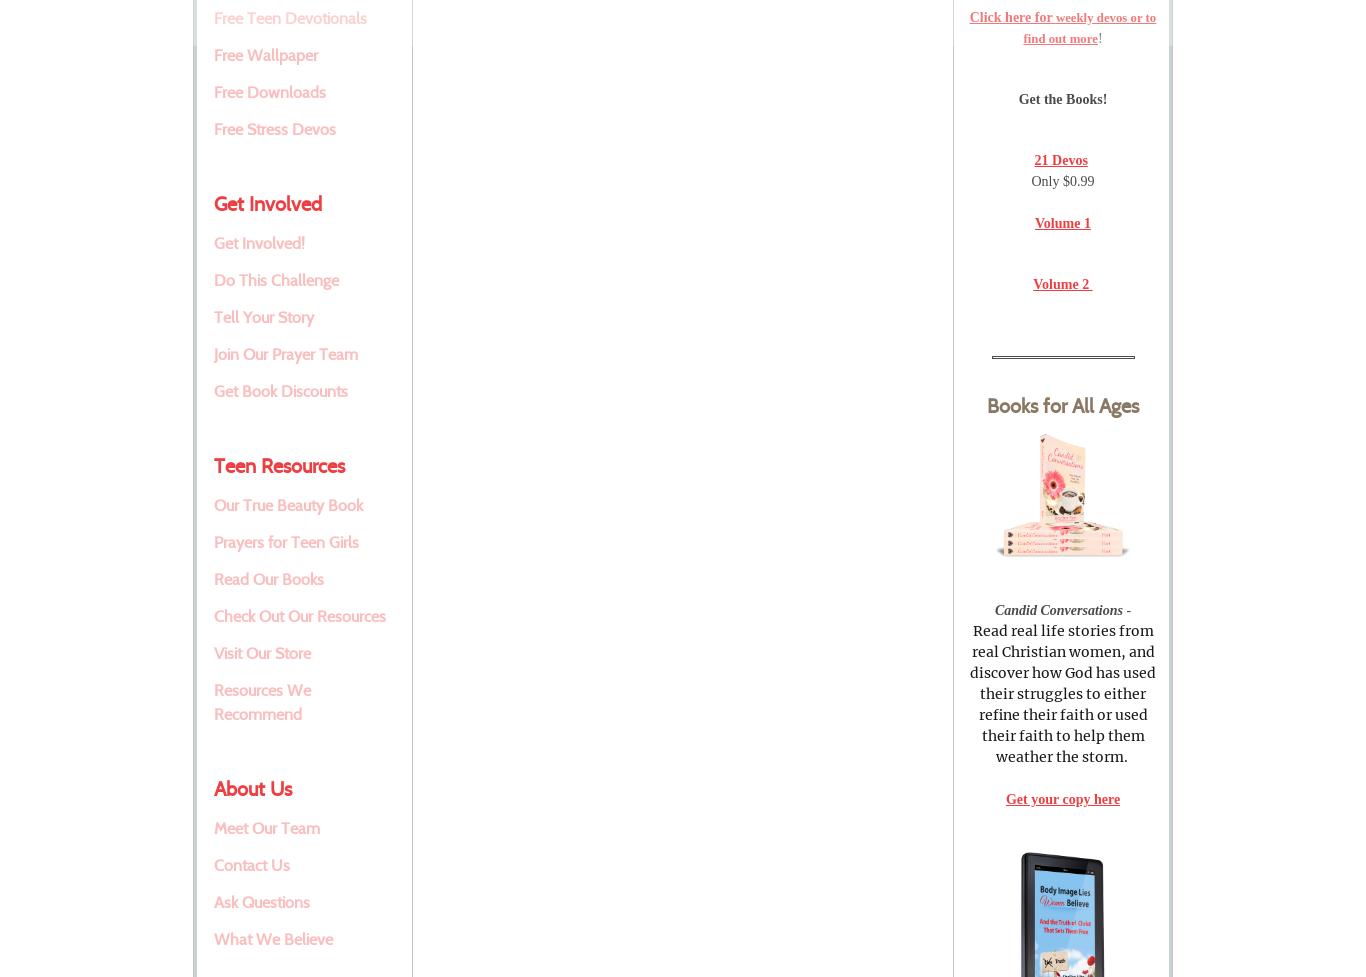 The height and width of the screenshot is (977, 1366). Describe the element at coordinates (1061, 221) in the screenshot. I see `'Volume 1'` at that location.